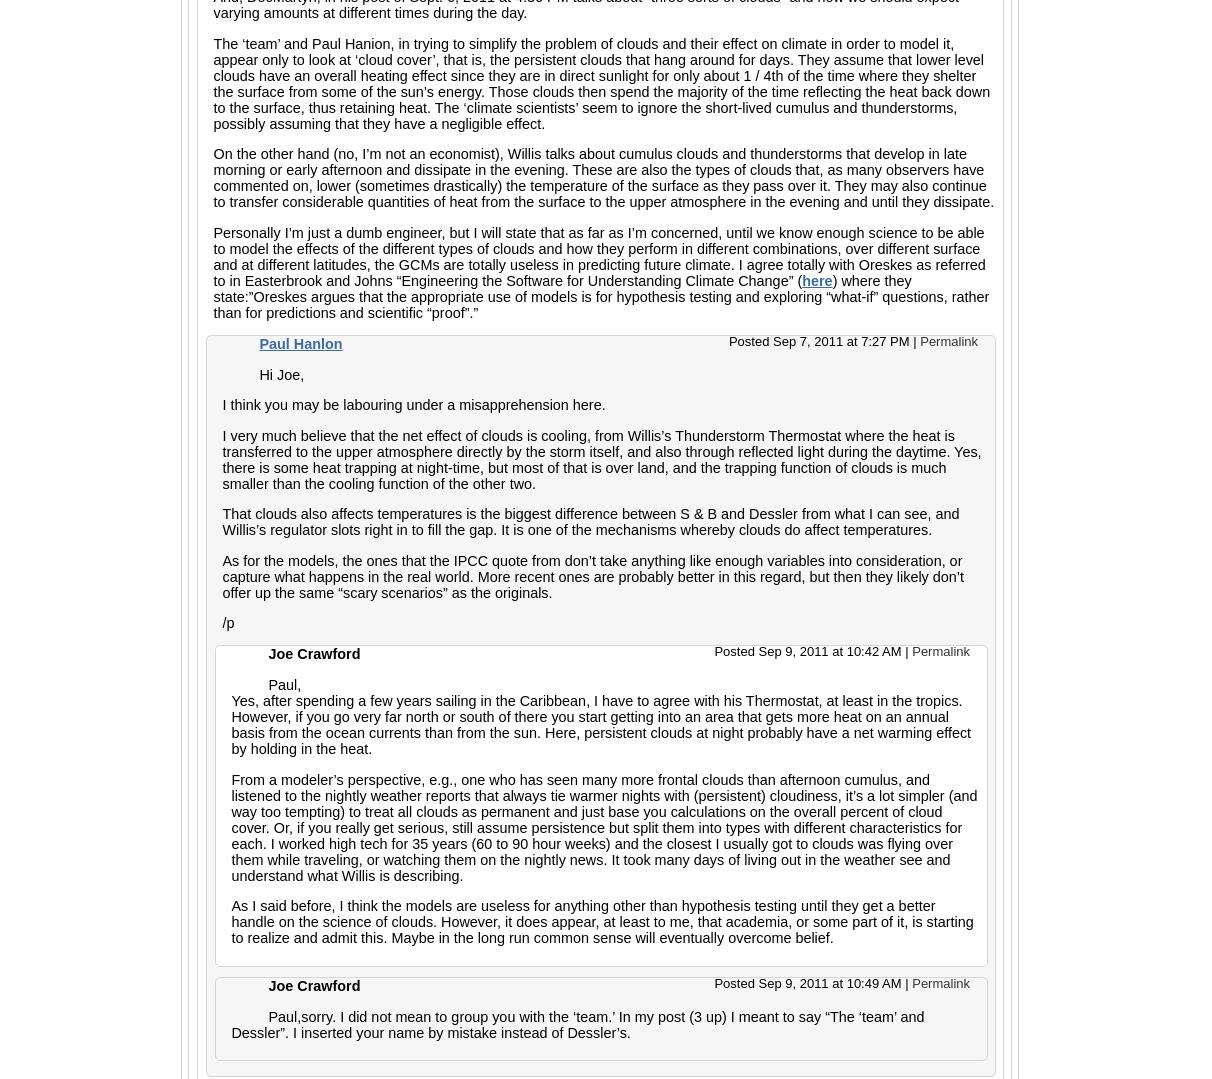  What do you see at coordinates (808, 650) in the screenshot?
I see `'Posted Sep 9, 2011 at 10:42 AM'` at bounding box center [808, 650].